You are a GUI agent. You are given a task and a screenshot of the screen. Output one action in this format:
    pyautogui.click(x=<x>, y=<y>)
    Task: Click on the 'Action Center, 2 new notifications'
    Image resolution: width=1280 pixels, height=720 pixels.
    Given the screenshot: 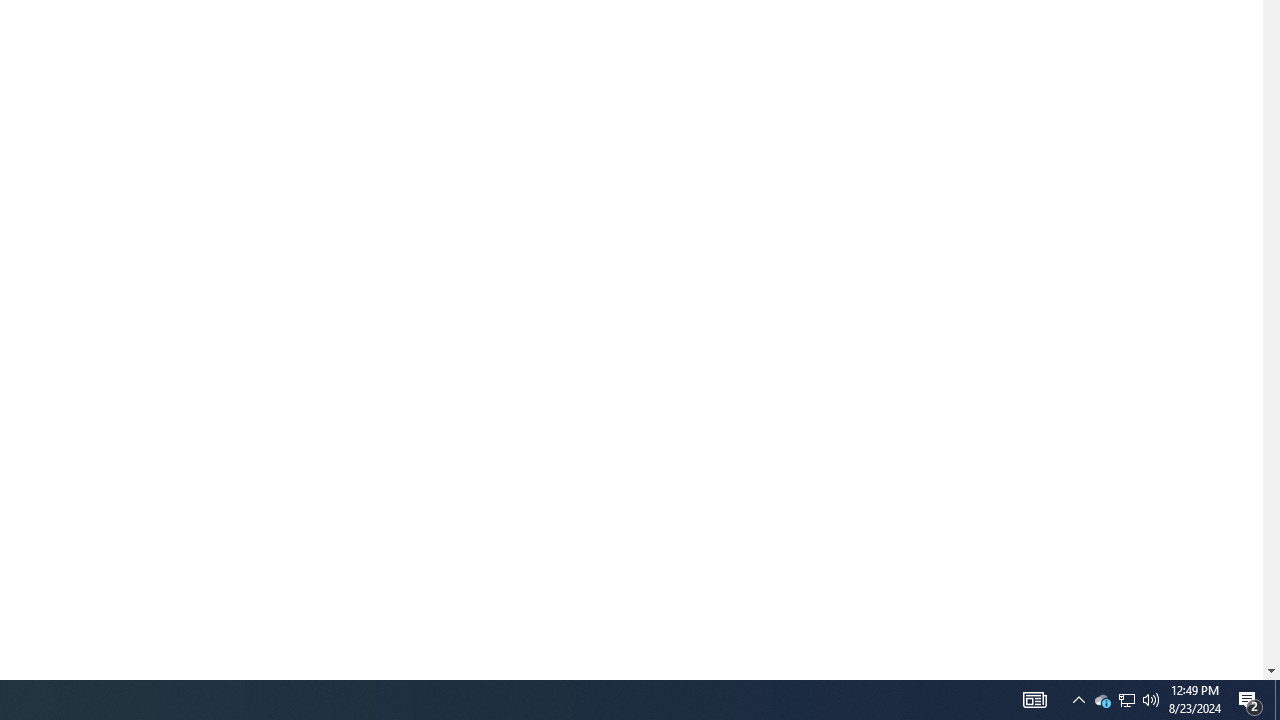 What is the action you would take?
    pyautogui.click(x=1250, y=698)
    